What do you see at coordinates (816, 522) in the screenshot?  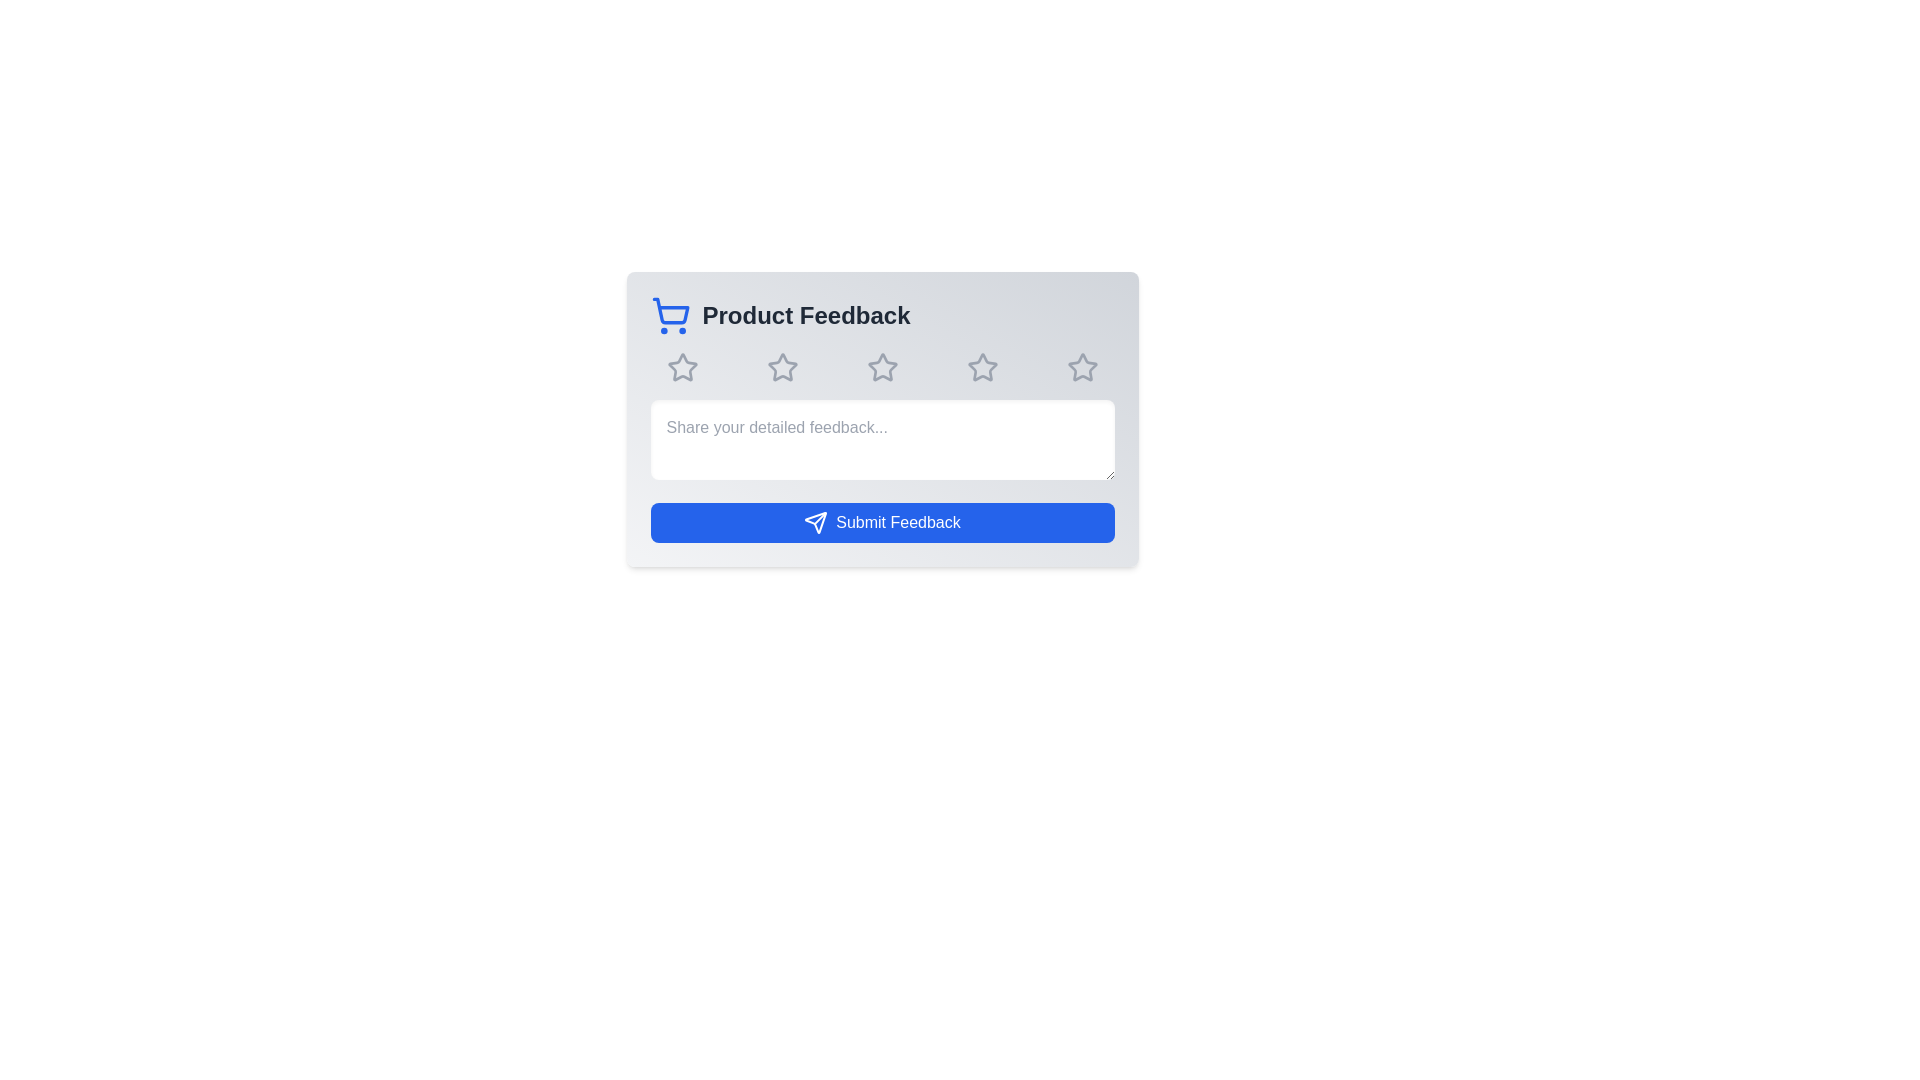 I see `the 'Submit Feedback' button which contains a small graphical icon resembling a stylized paper airplane on the left side of the text label` at bounding box center [816, 522].